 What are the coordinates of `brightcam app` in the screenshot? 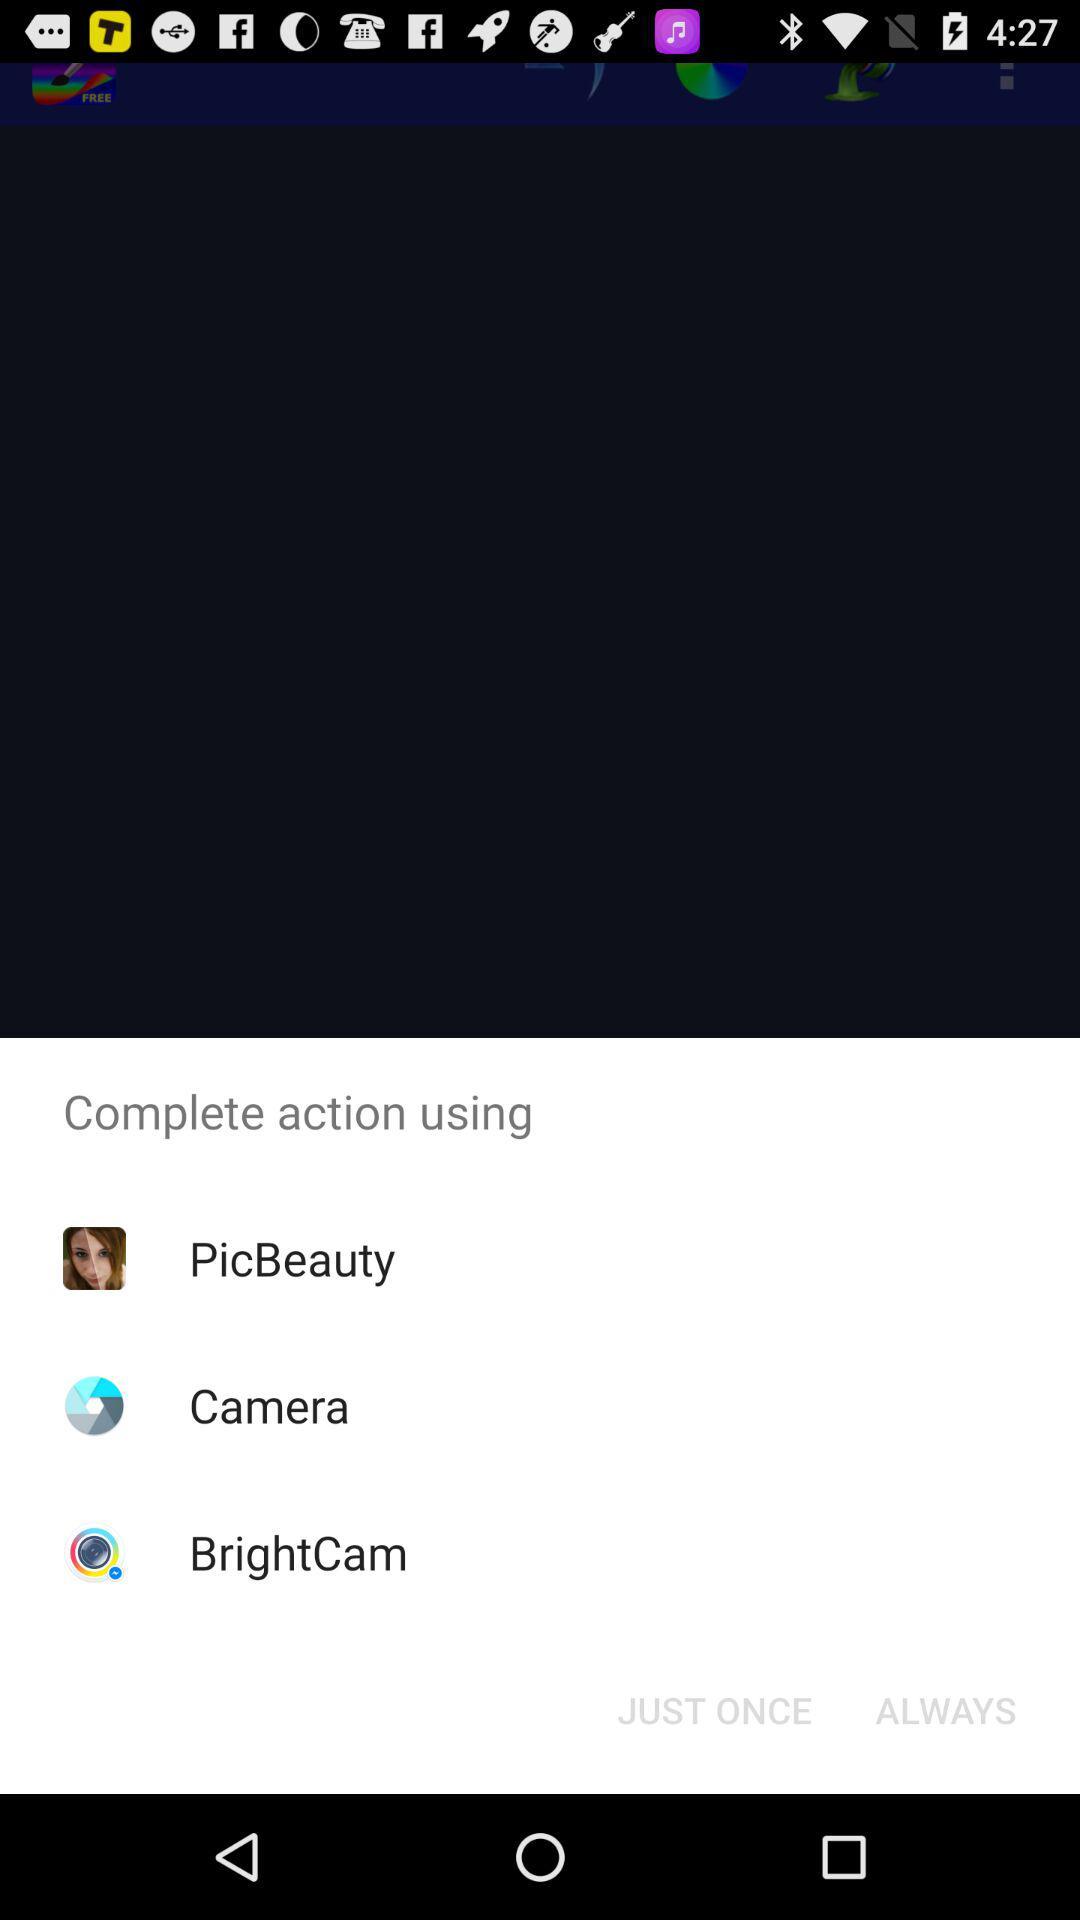 It's located at (298, 1551).